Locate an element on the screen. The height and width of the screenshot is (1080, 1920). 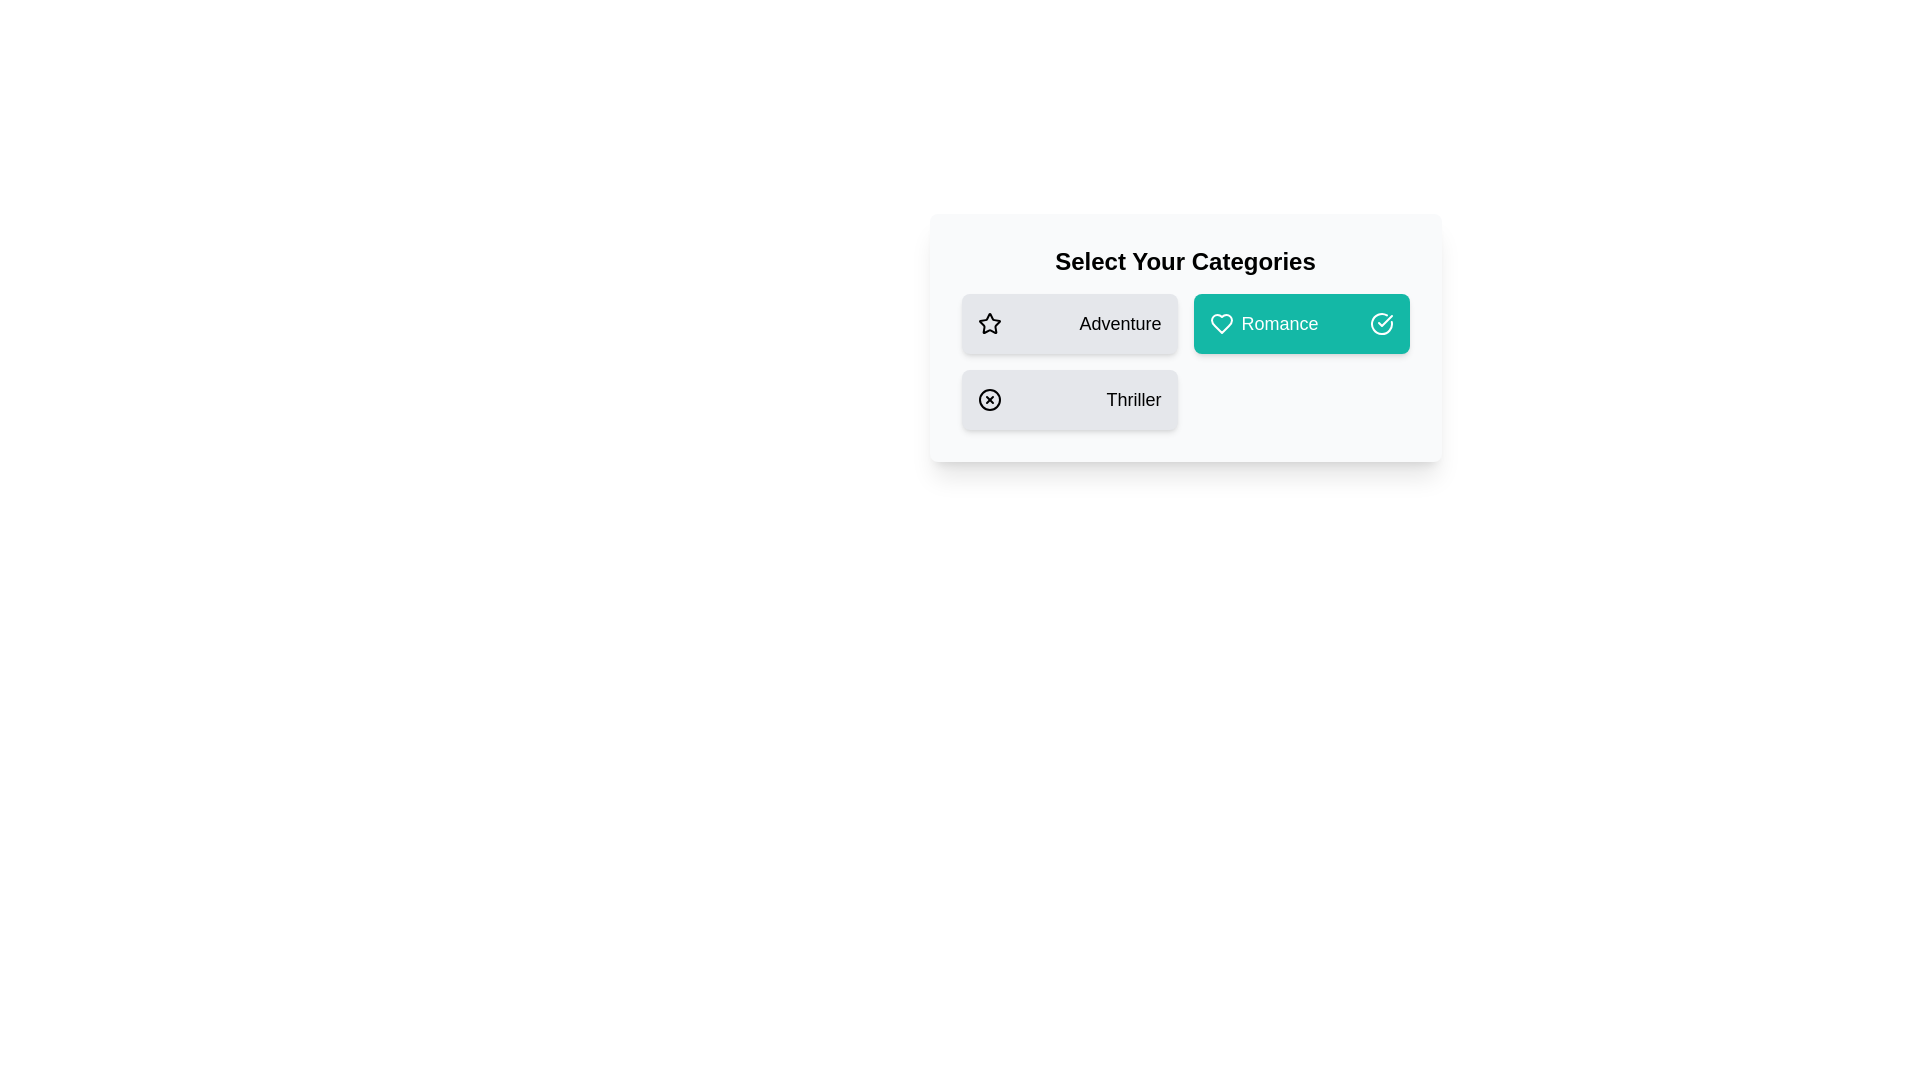
the category Romance is located at coordinates (1301, 323).